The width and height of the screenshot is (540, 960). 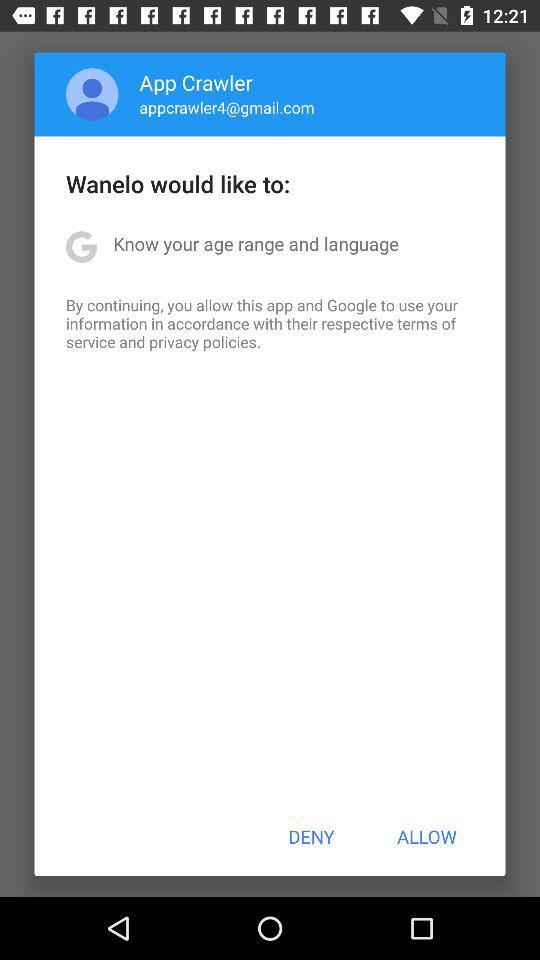 I want to click on app below the wanelo would like item, so click(x=256, y=242).